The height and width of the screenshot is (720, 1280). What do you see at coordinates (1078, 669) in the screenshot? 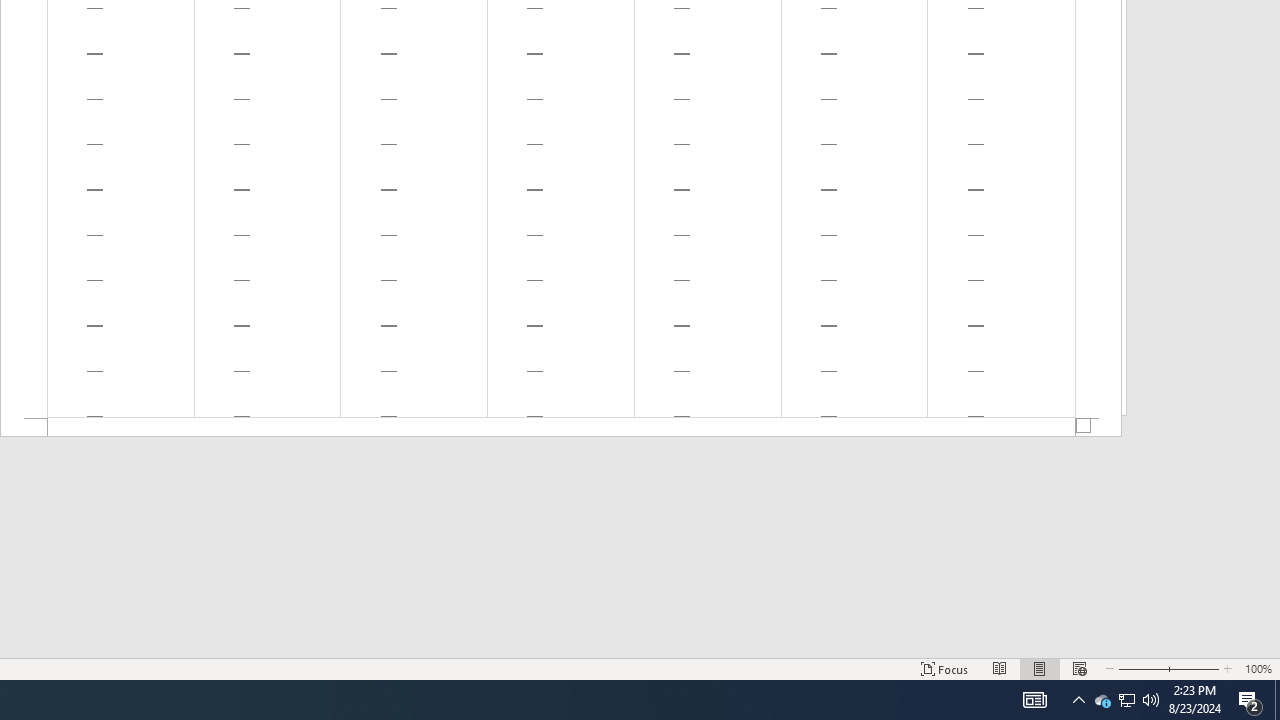
I see `'Web Layout'` at bounding box center [1078, 669].